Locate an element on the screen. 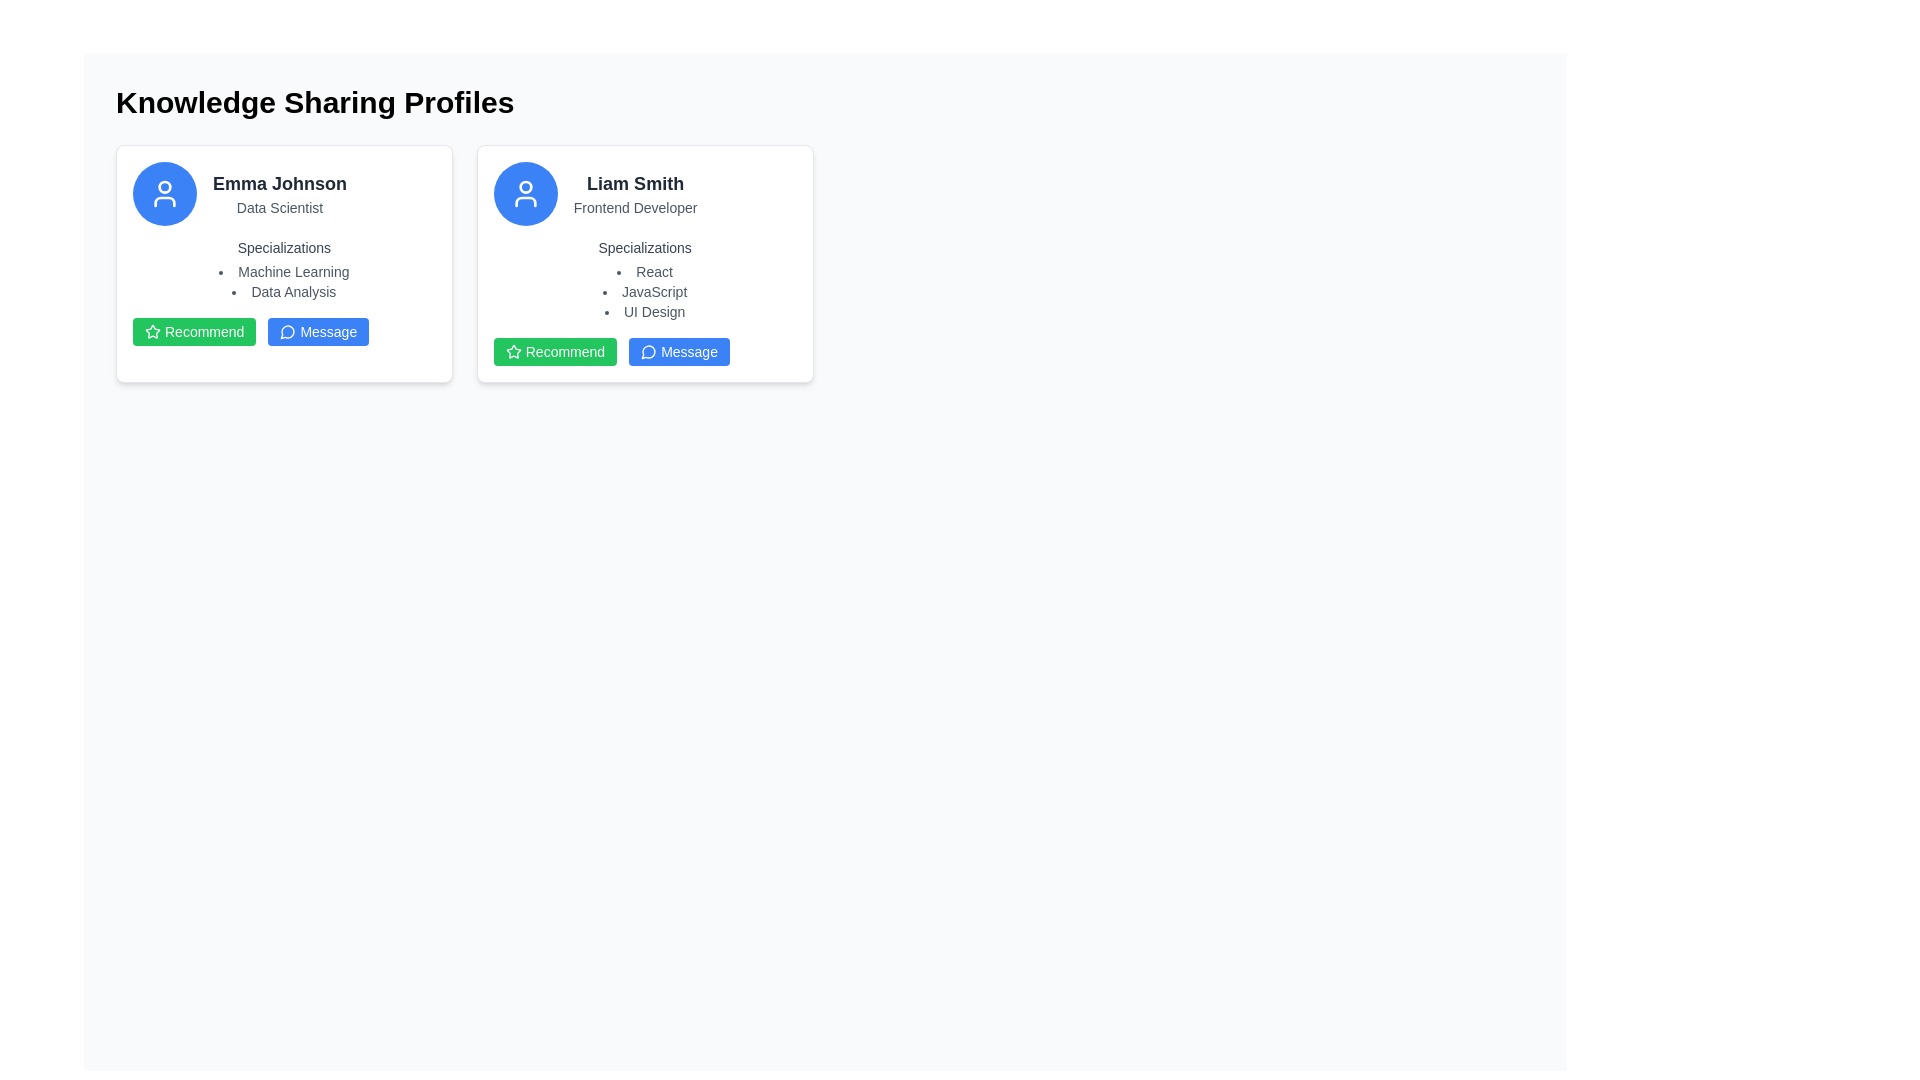  the decorative vector graphic component located in the lower part of the user profile icon above the name 'Liam Smith' is located at coordinates (525, 201).